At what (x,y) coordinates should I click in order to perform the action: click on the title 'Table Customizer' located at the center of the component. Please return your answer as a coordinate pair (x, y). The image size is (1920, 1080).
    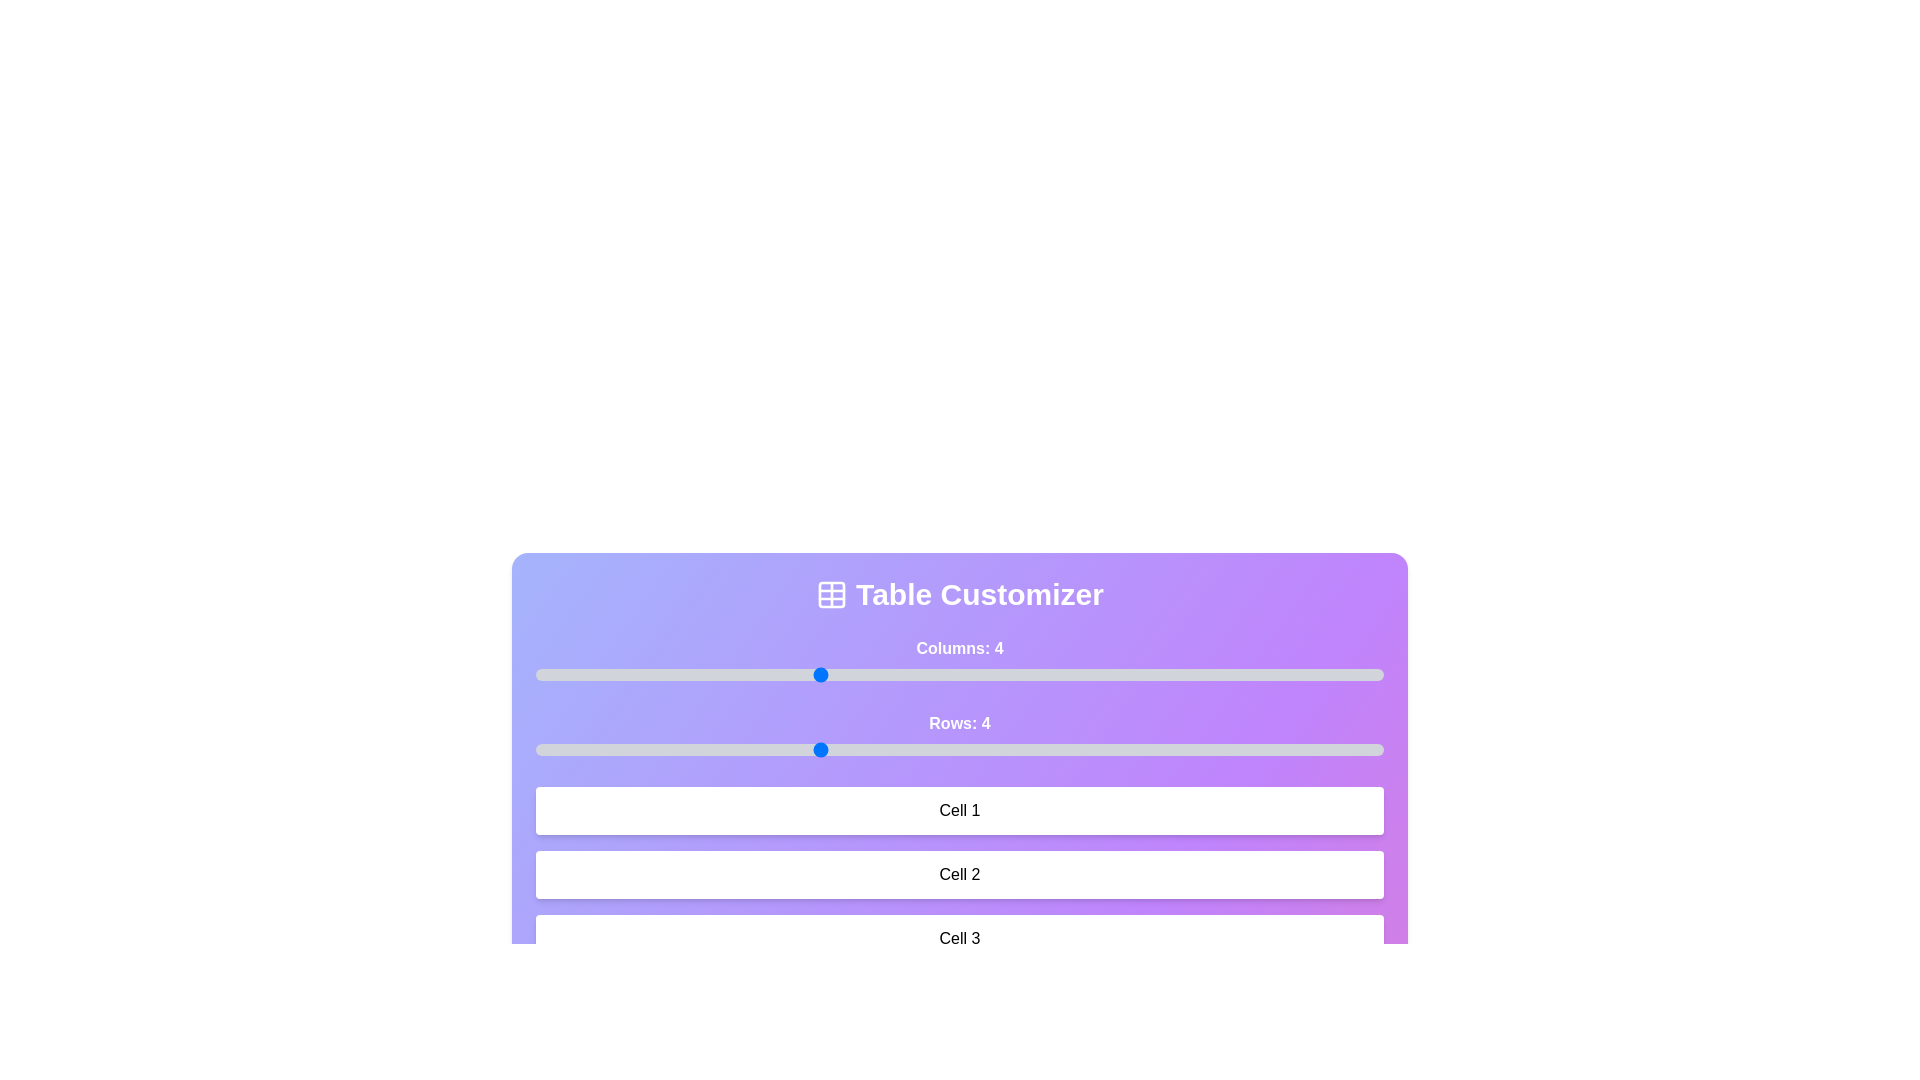
    Looking at the image, I should click on (960, 593).